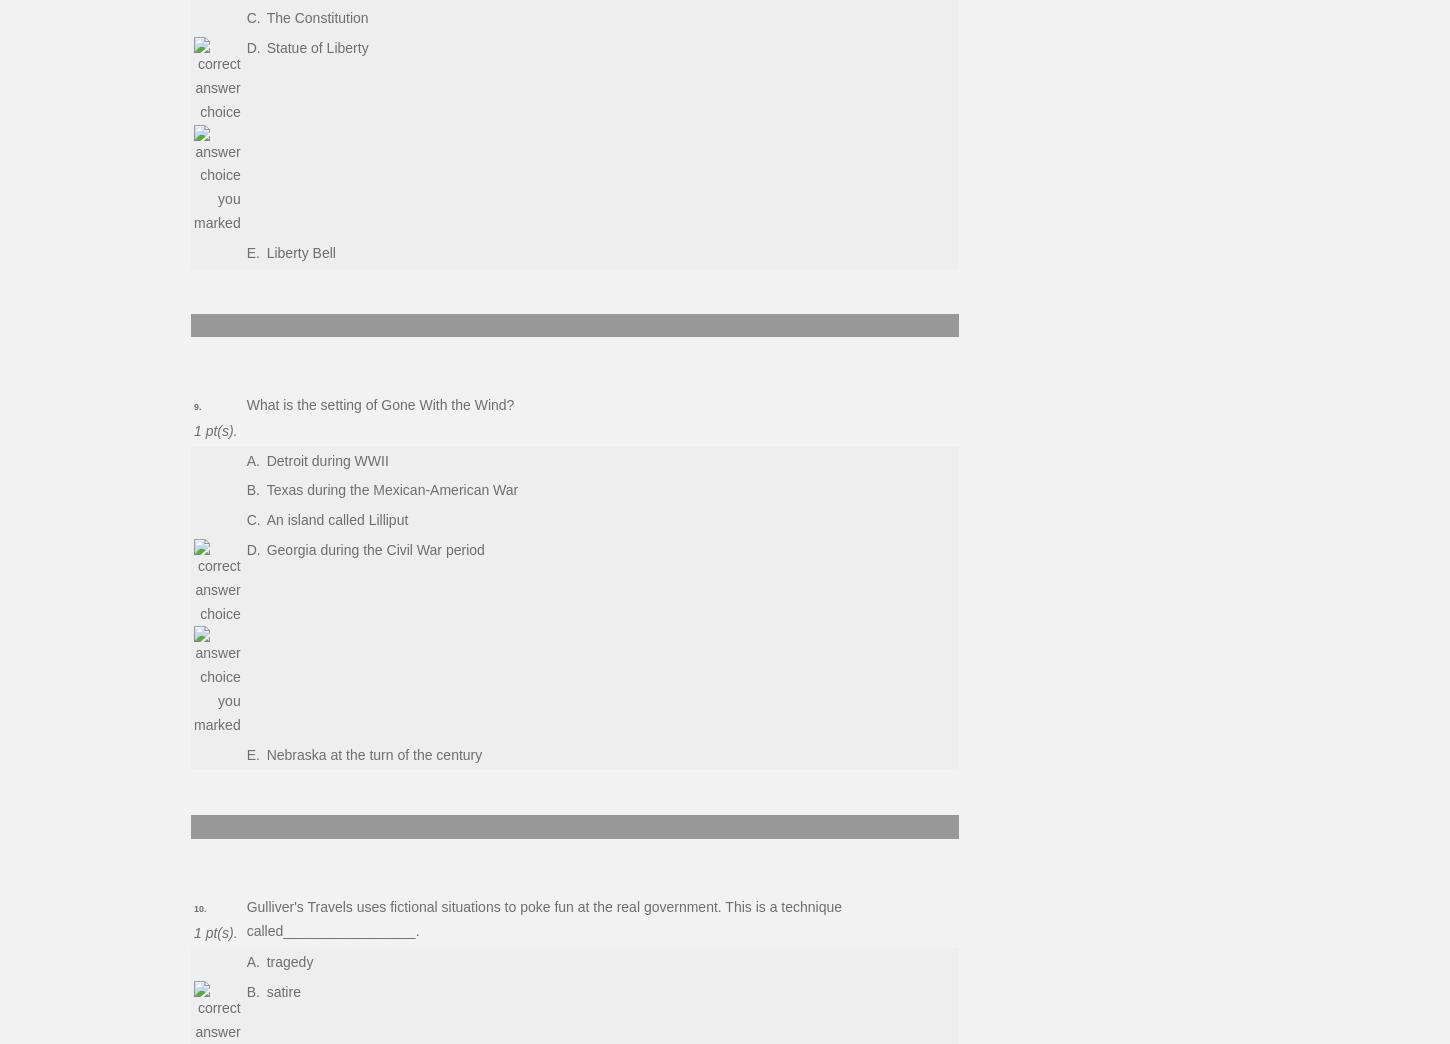  I want to click on 'An island called Lilliput', so click(265, 520).